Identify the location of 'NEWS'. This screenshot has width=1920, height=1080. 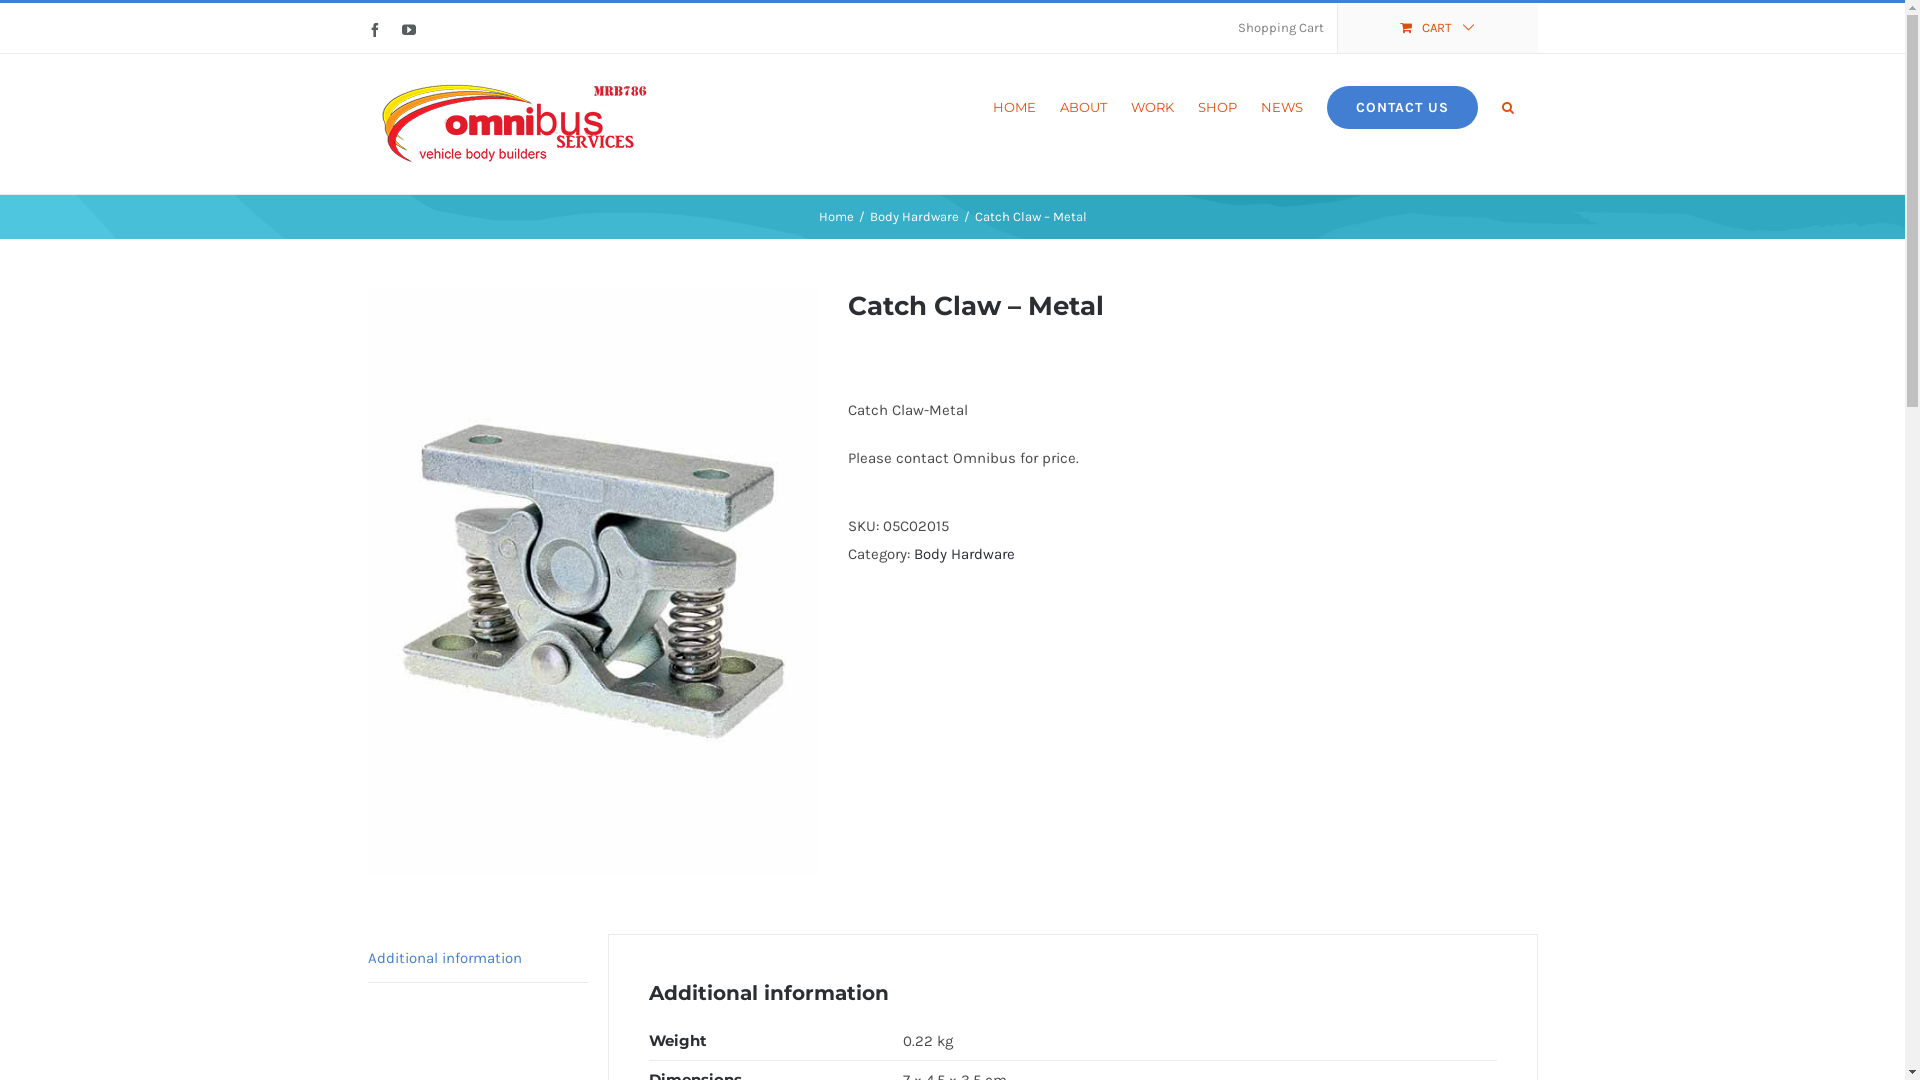
(1281, 105).